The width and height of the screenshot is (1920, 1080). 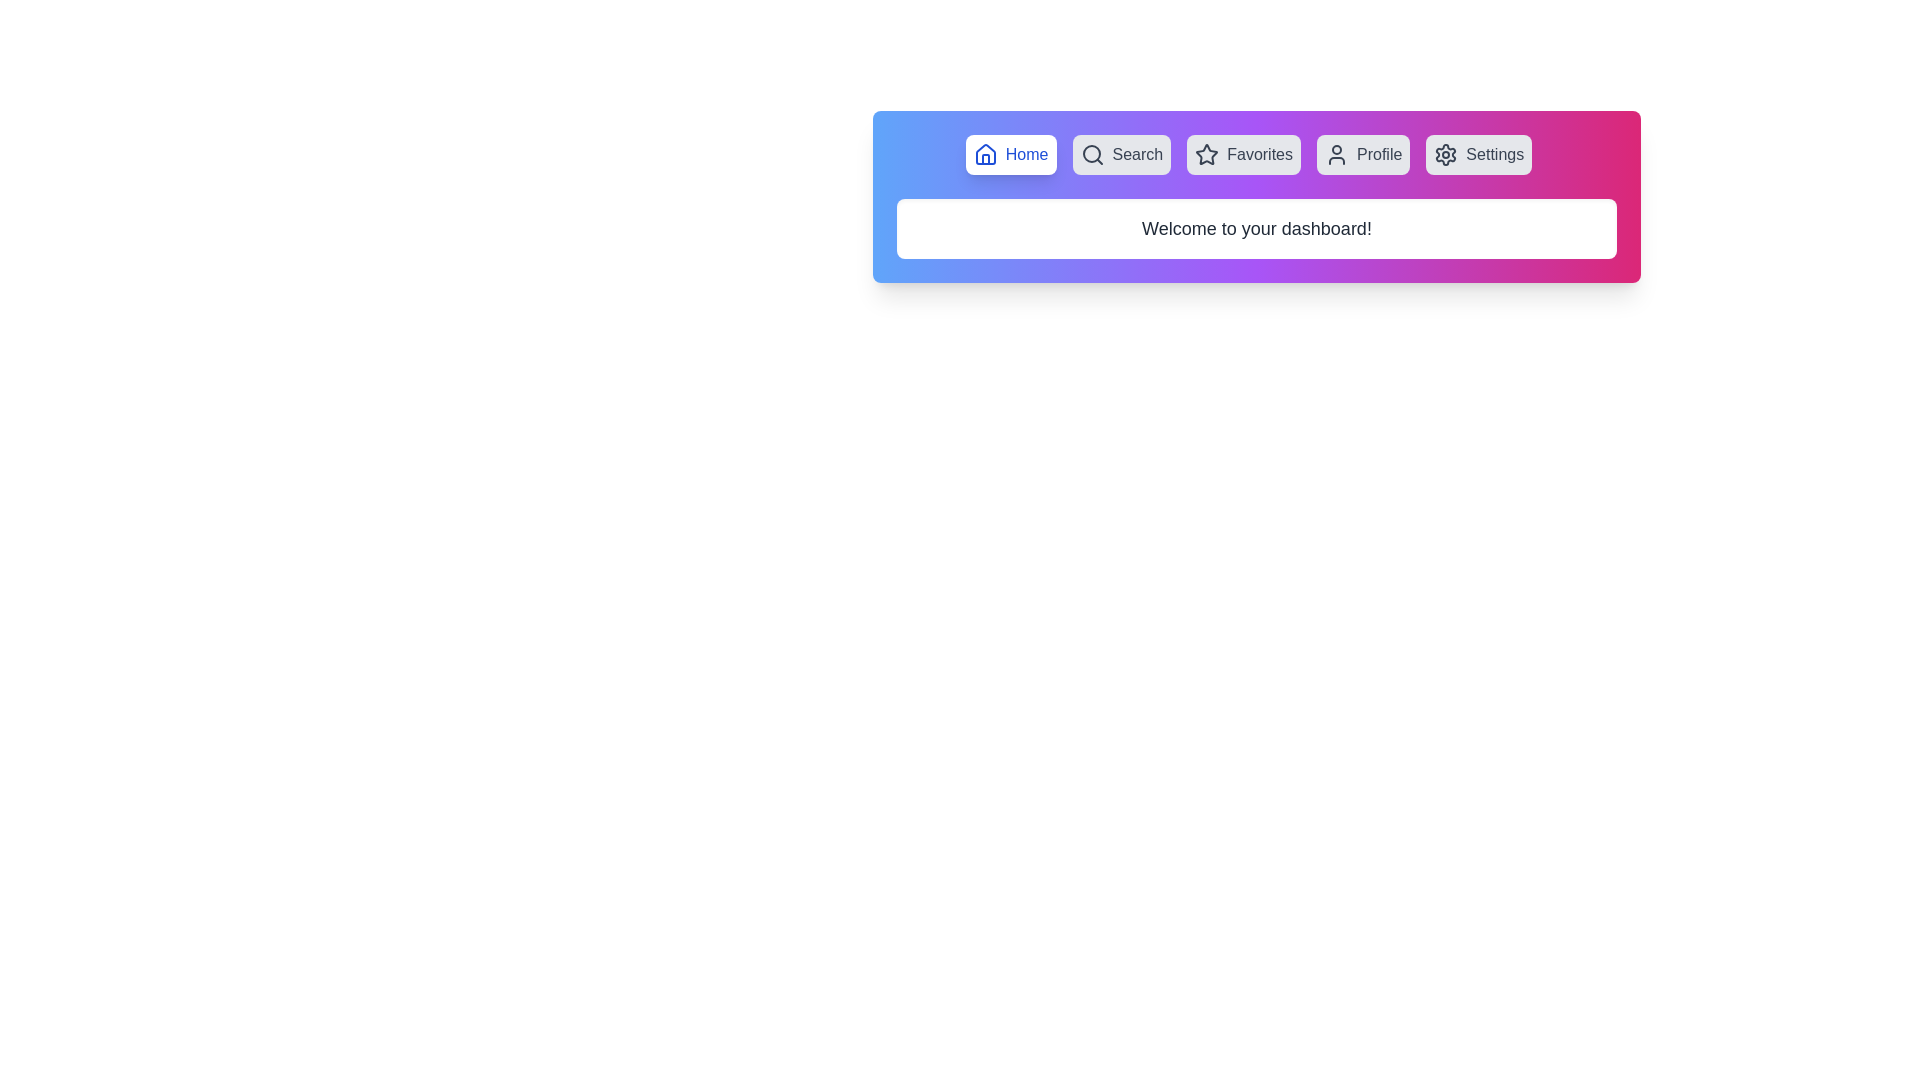 I want to click on the 'Favorites' button in the navigation bar to visualize the hover effects, so click(x=1256, y=153).